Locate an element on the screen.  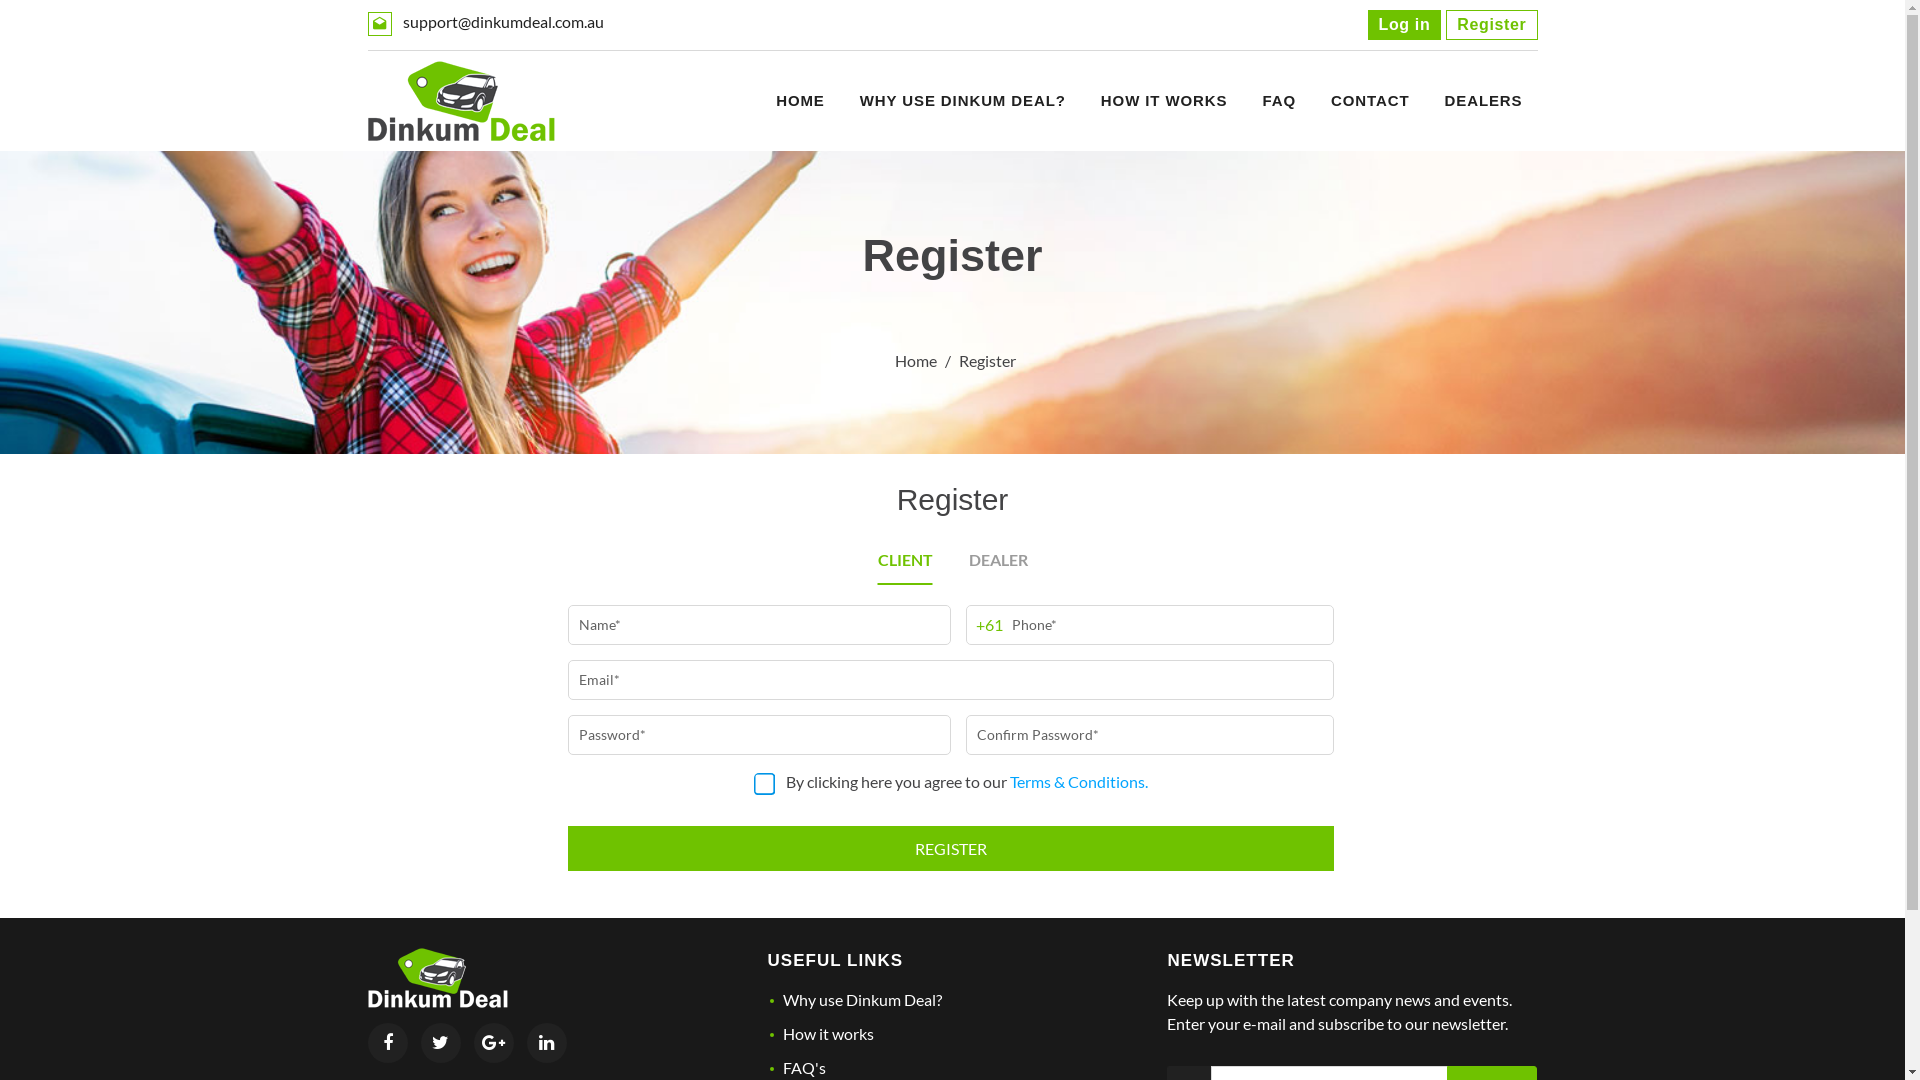
'DEALER' is located at coordinates (997, 559).